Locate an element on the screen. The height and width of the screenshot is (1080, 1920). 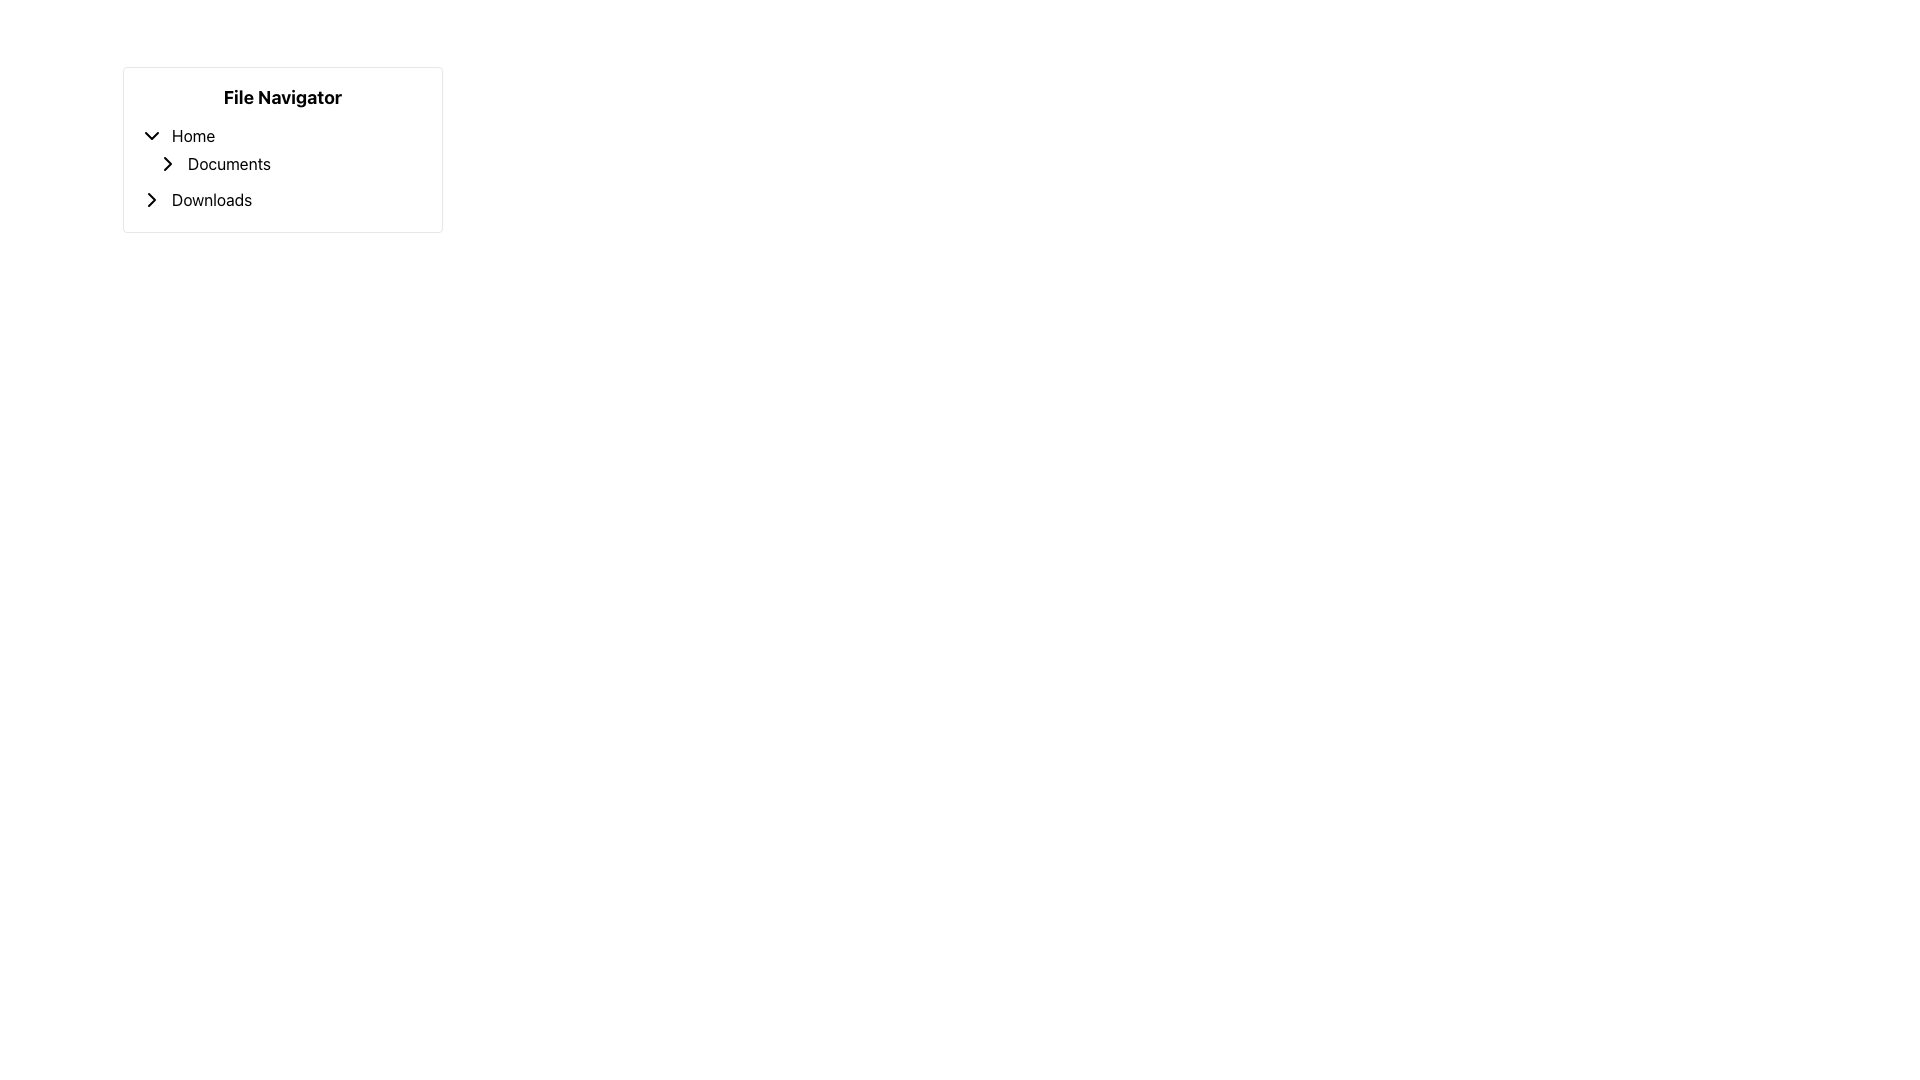
the navigational item labeled 'Downloads' located in the file explorer interface is located at coordinates (282, 200).